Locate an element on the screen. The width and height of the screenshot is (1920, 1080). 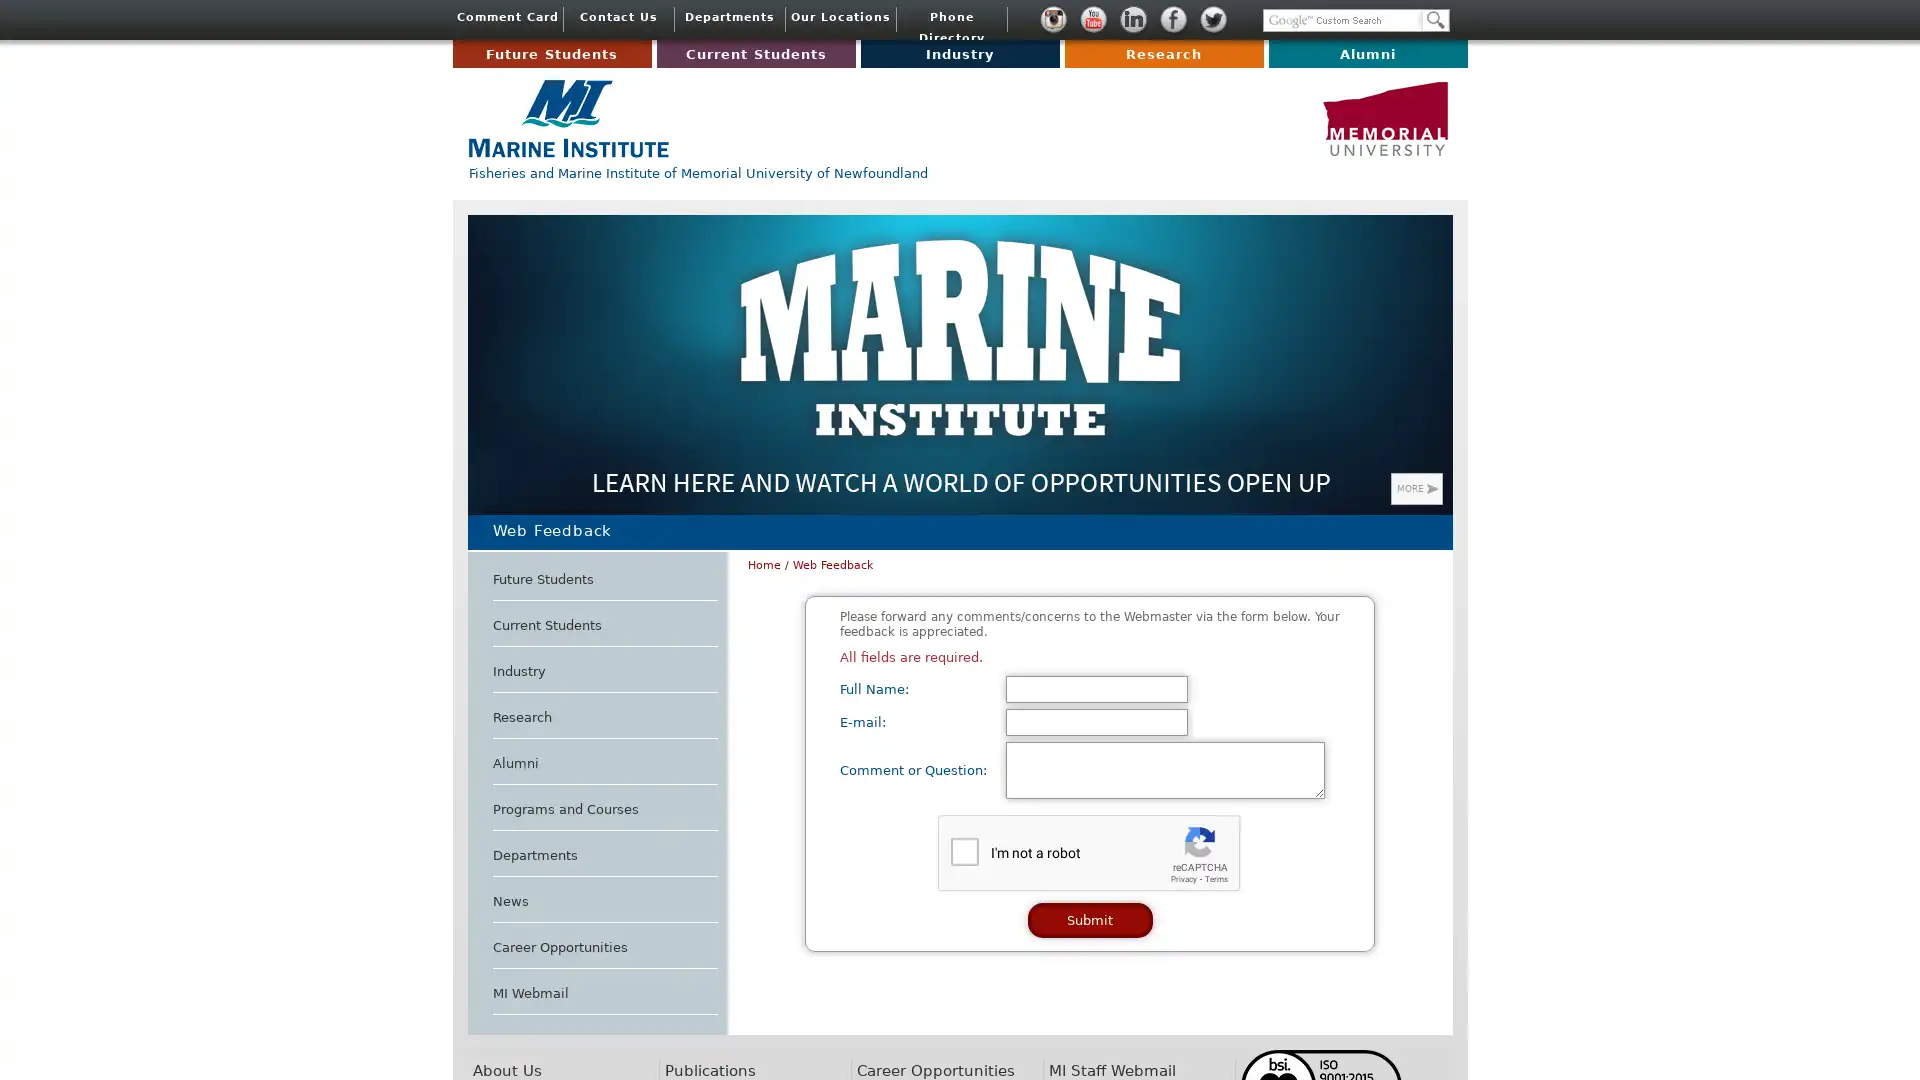
Submit is located at coordinates (1088, 920).